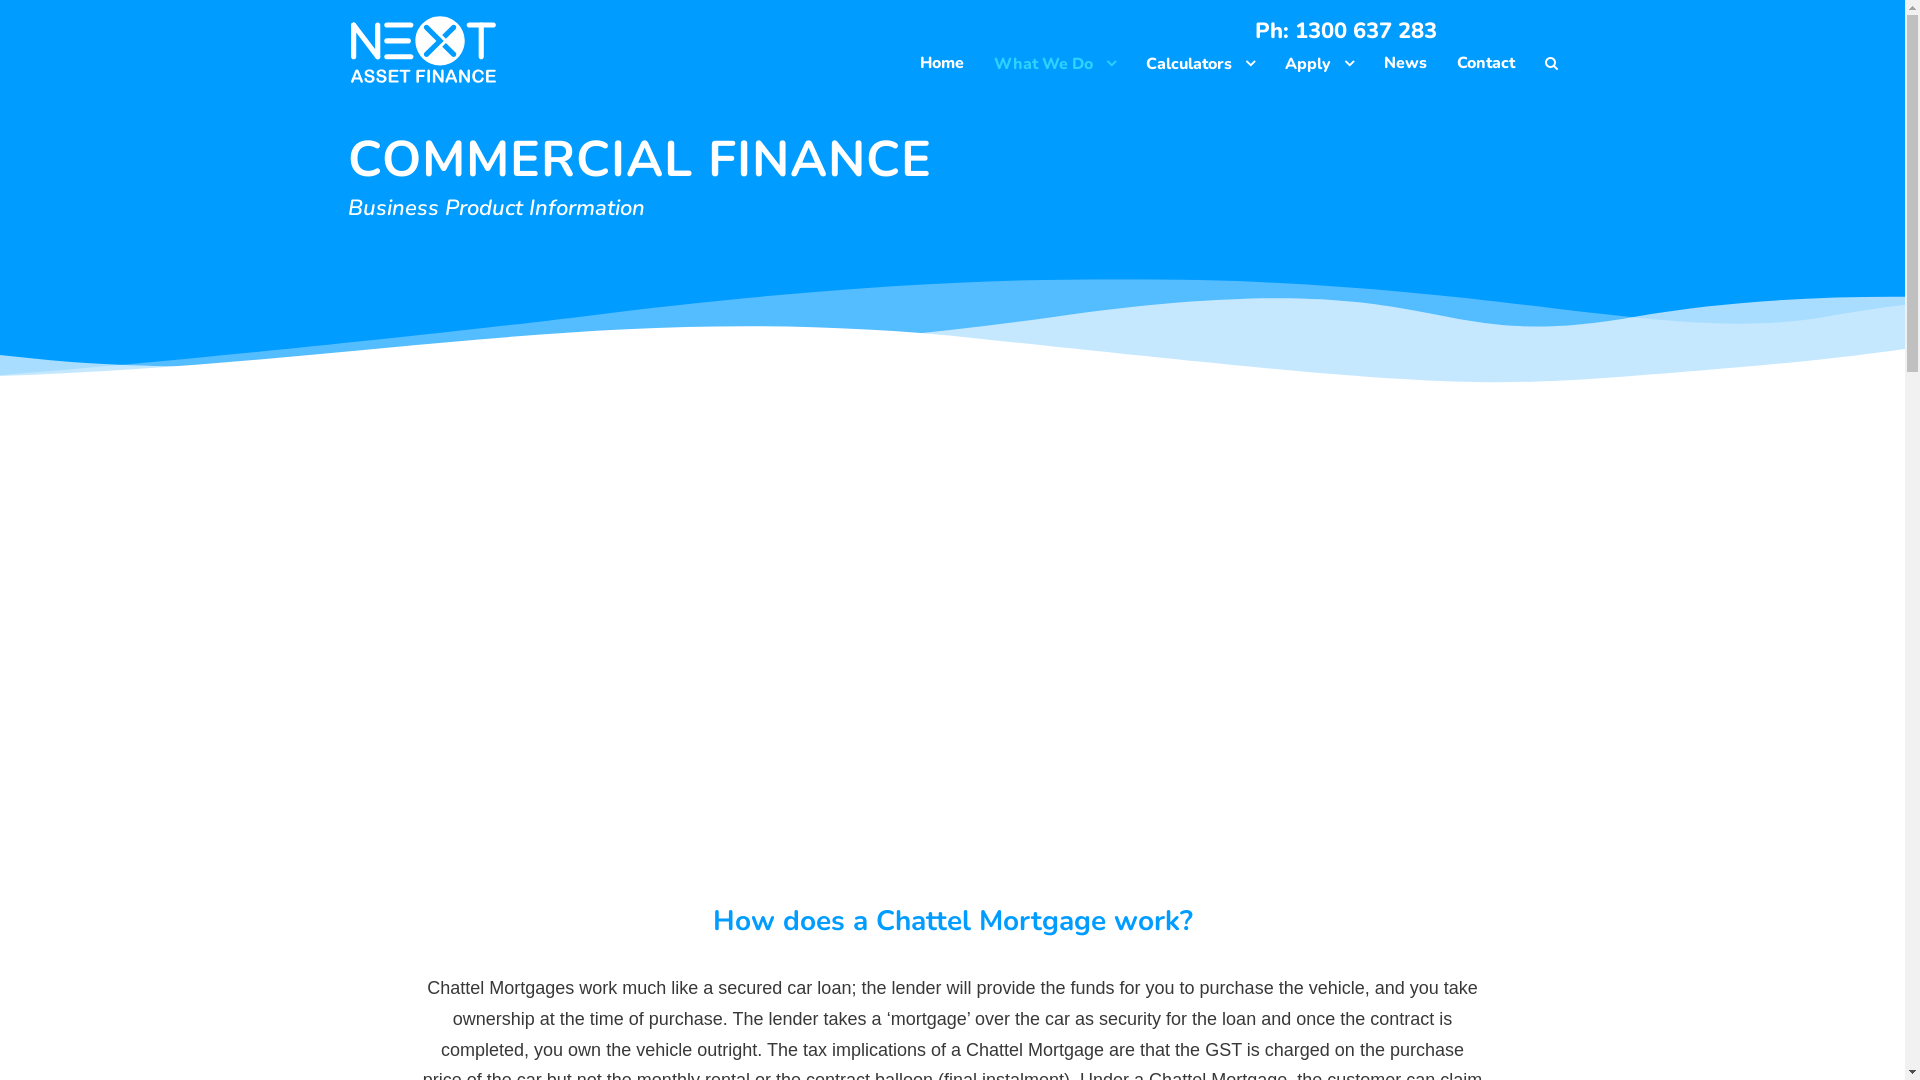  I want to click on 'Contact', so click(1484, 67).